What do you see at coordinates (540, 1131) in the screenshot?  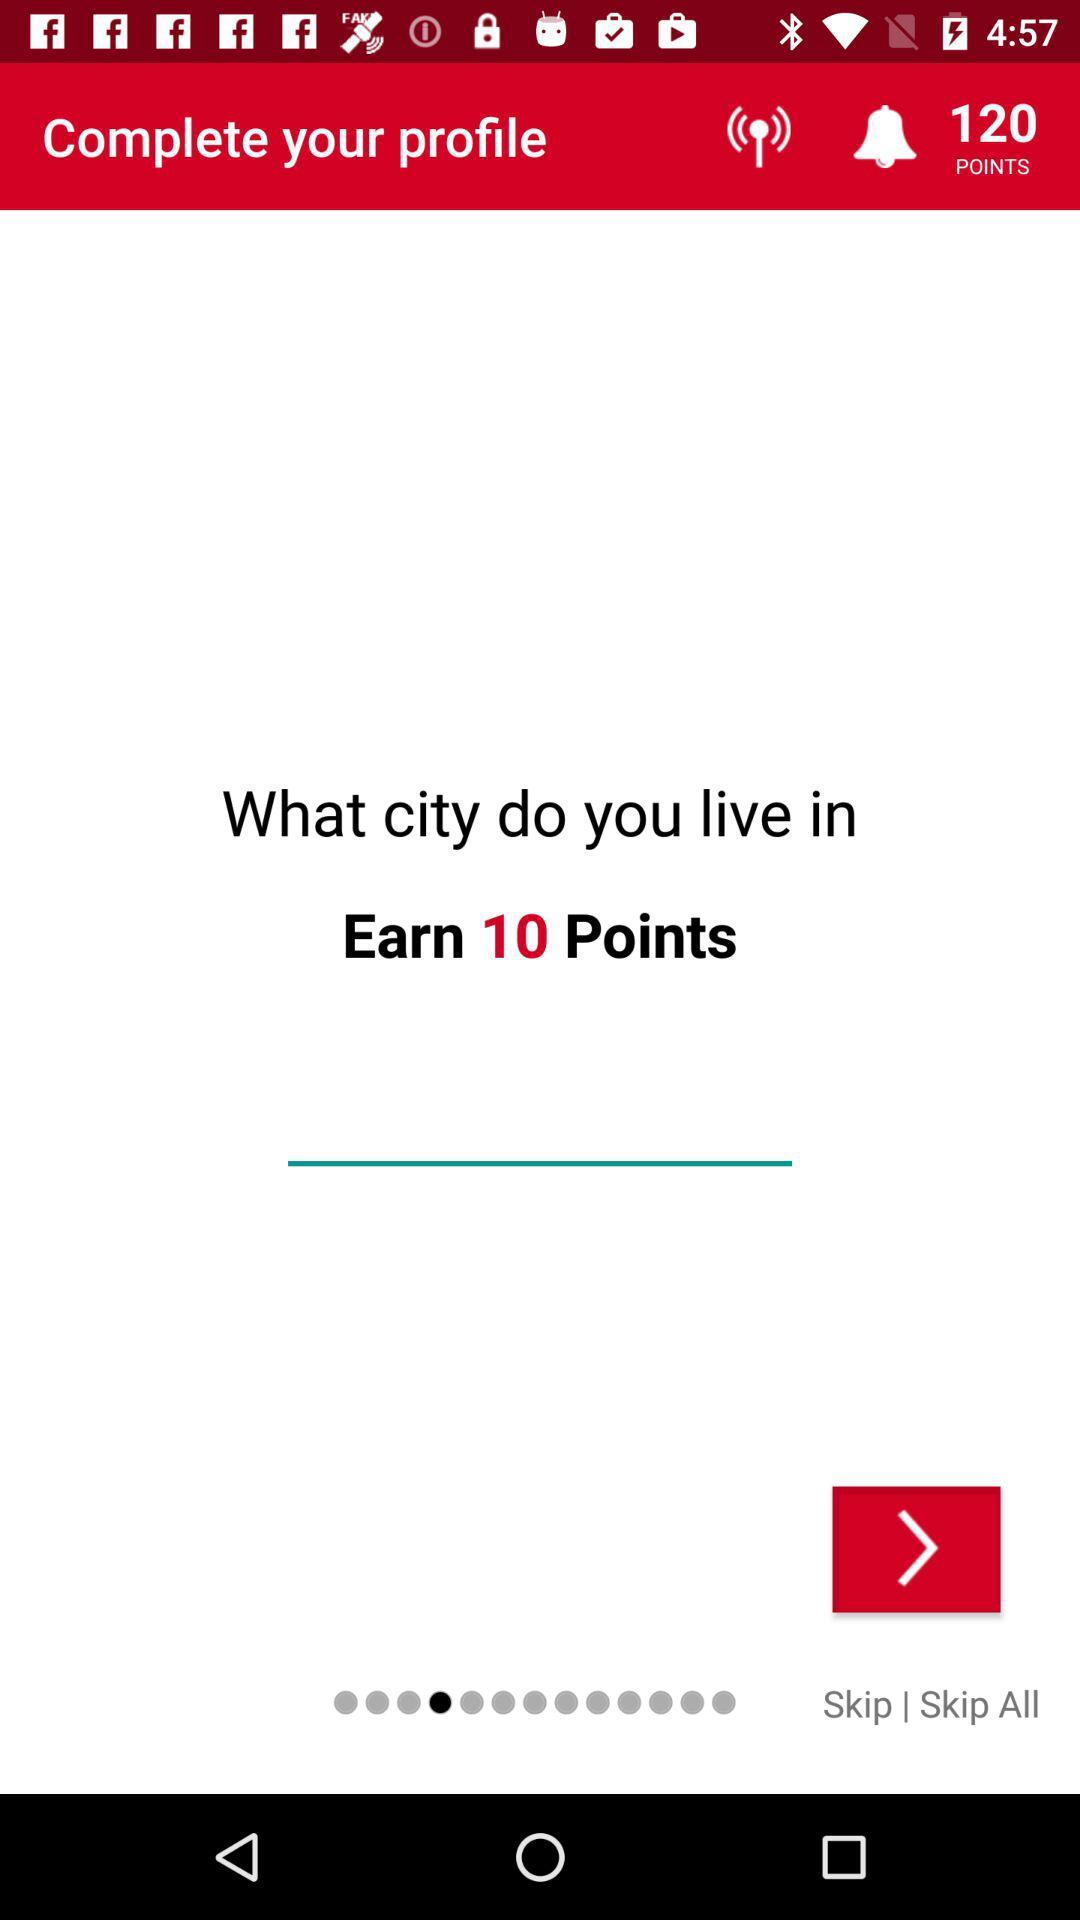 I see `your city` at bounding box center [540, 1131].